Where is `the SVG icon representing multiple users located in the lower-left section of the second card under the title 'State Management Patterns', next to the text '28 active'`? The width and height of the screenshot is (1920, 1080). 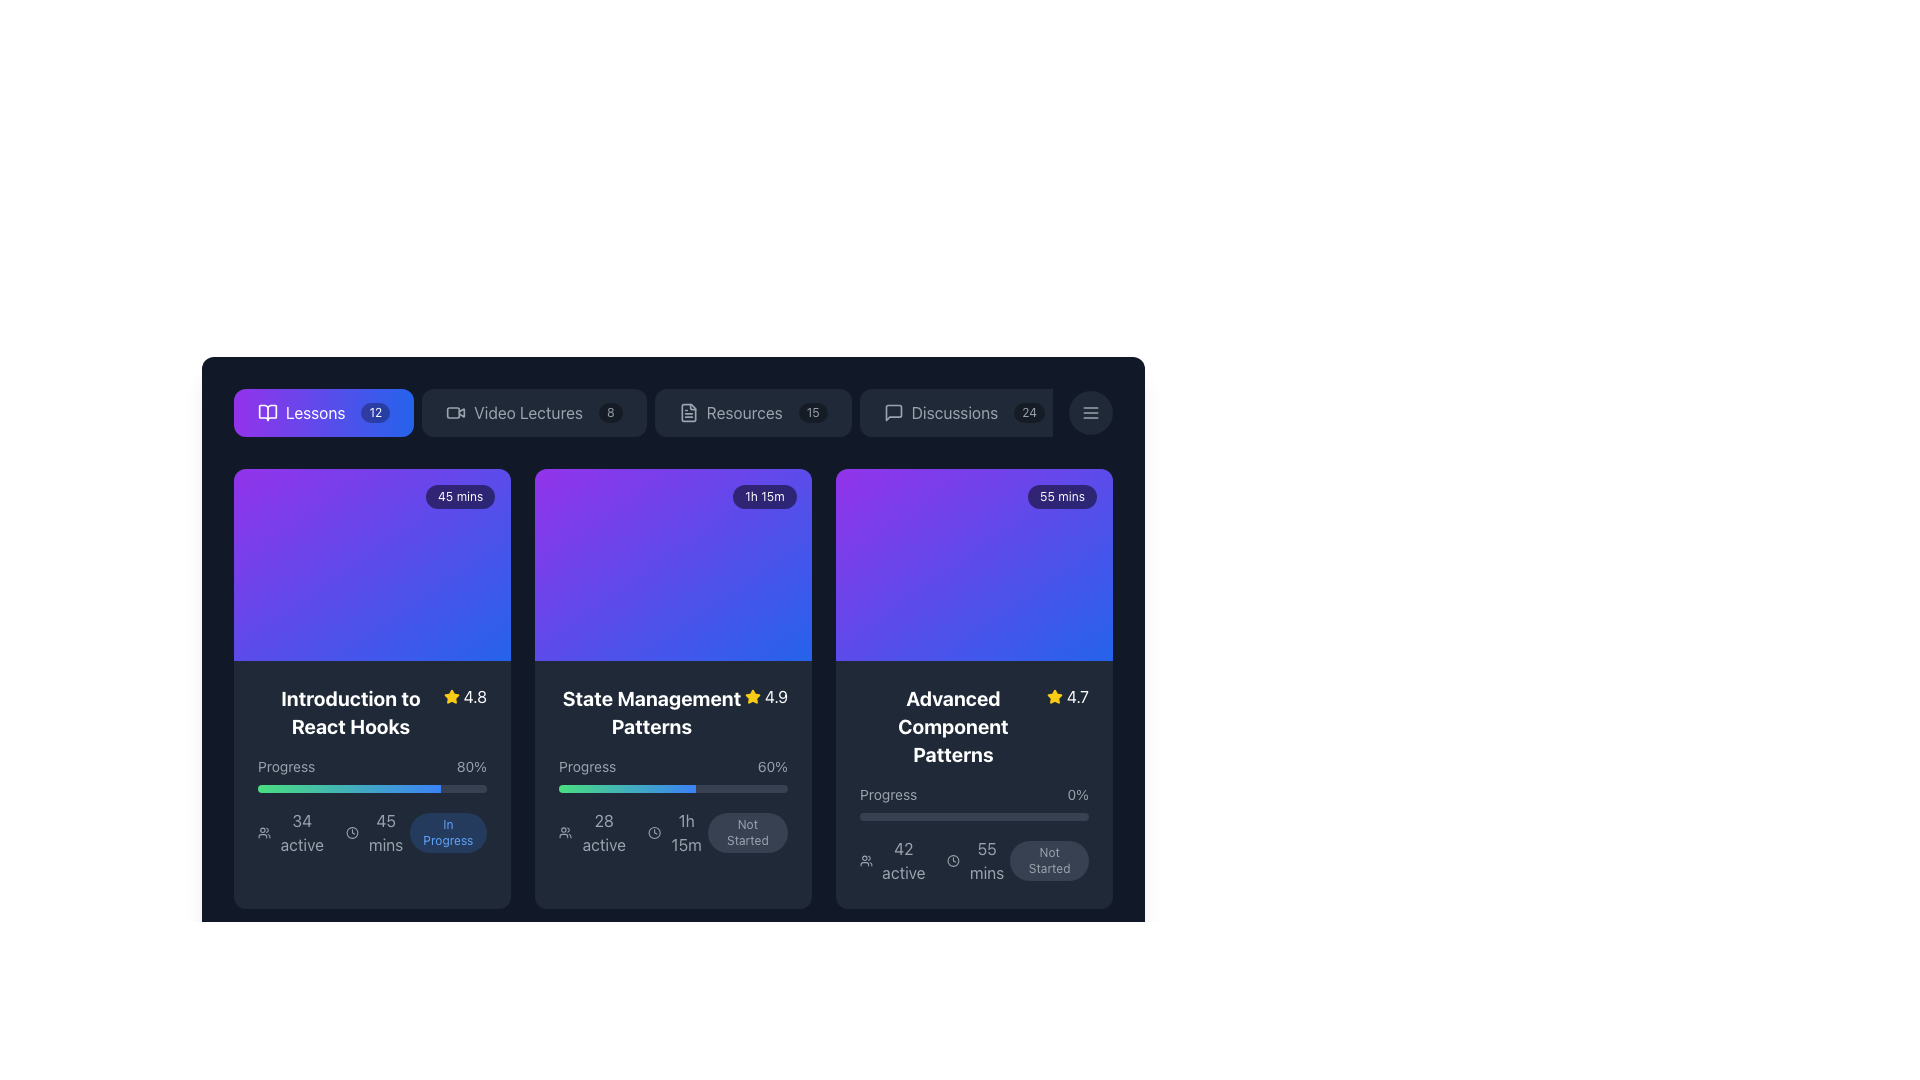
the SVG icon representing multiple users located in the lower-left section of the second card under the title 'State Management Patterns', next to the text '28 active' is located at coordinates (564, 833).